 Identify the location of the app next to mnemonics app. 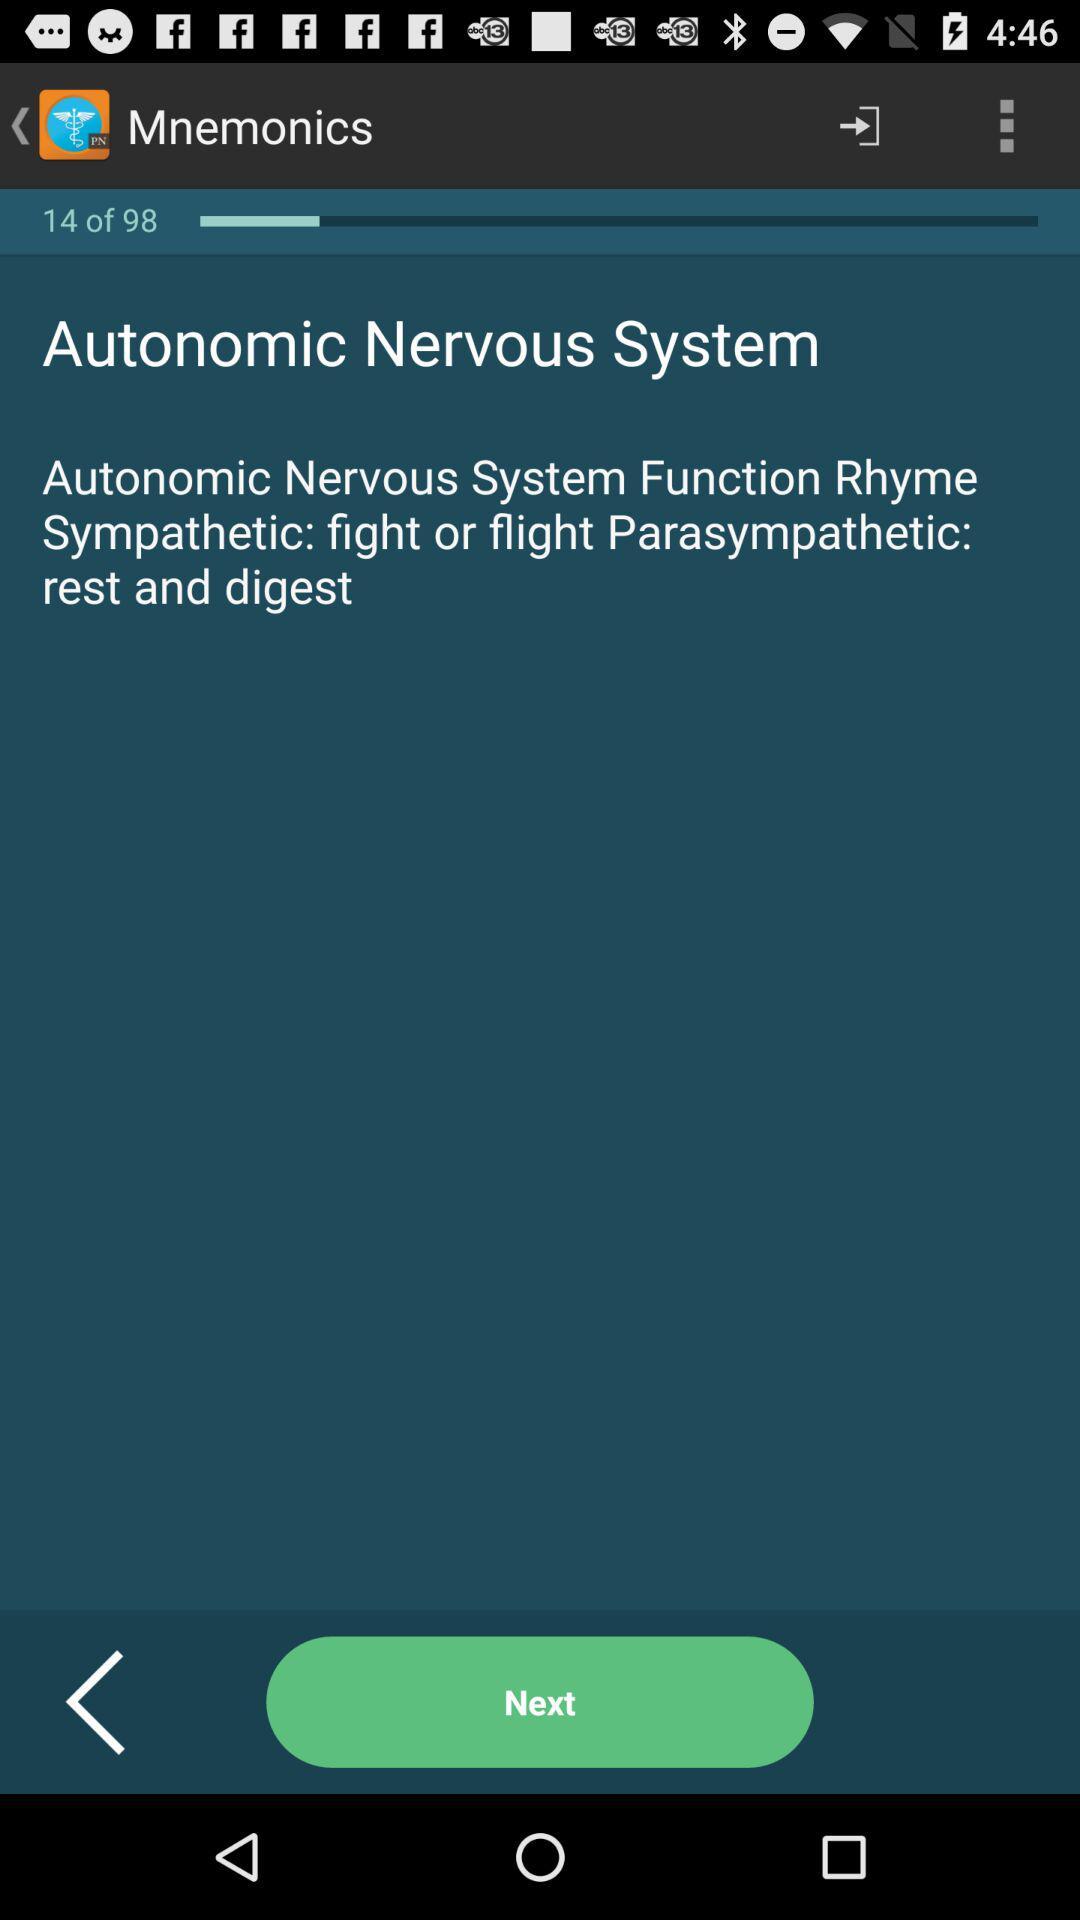
(858, 124).